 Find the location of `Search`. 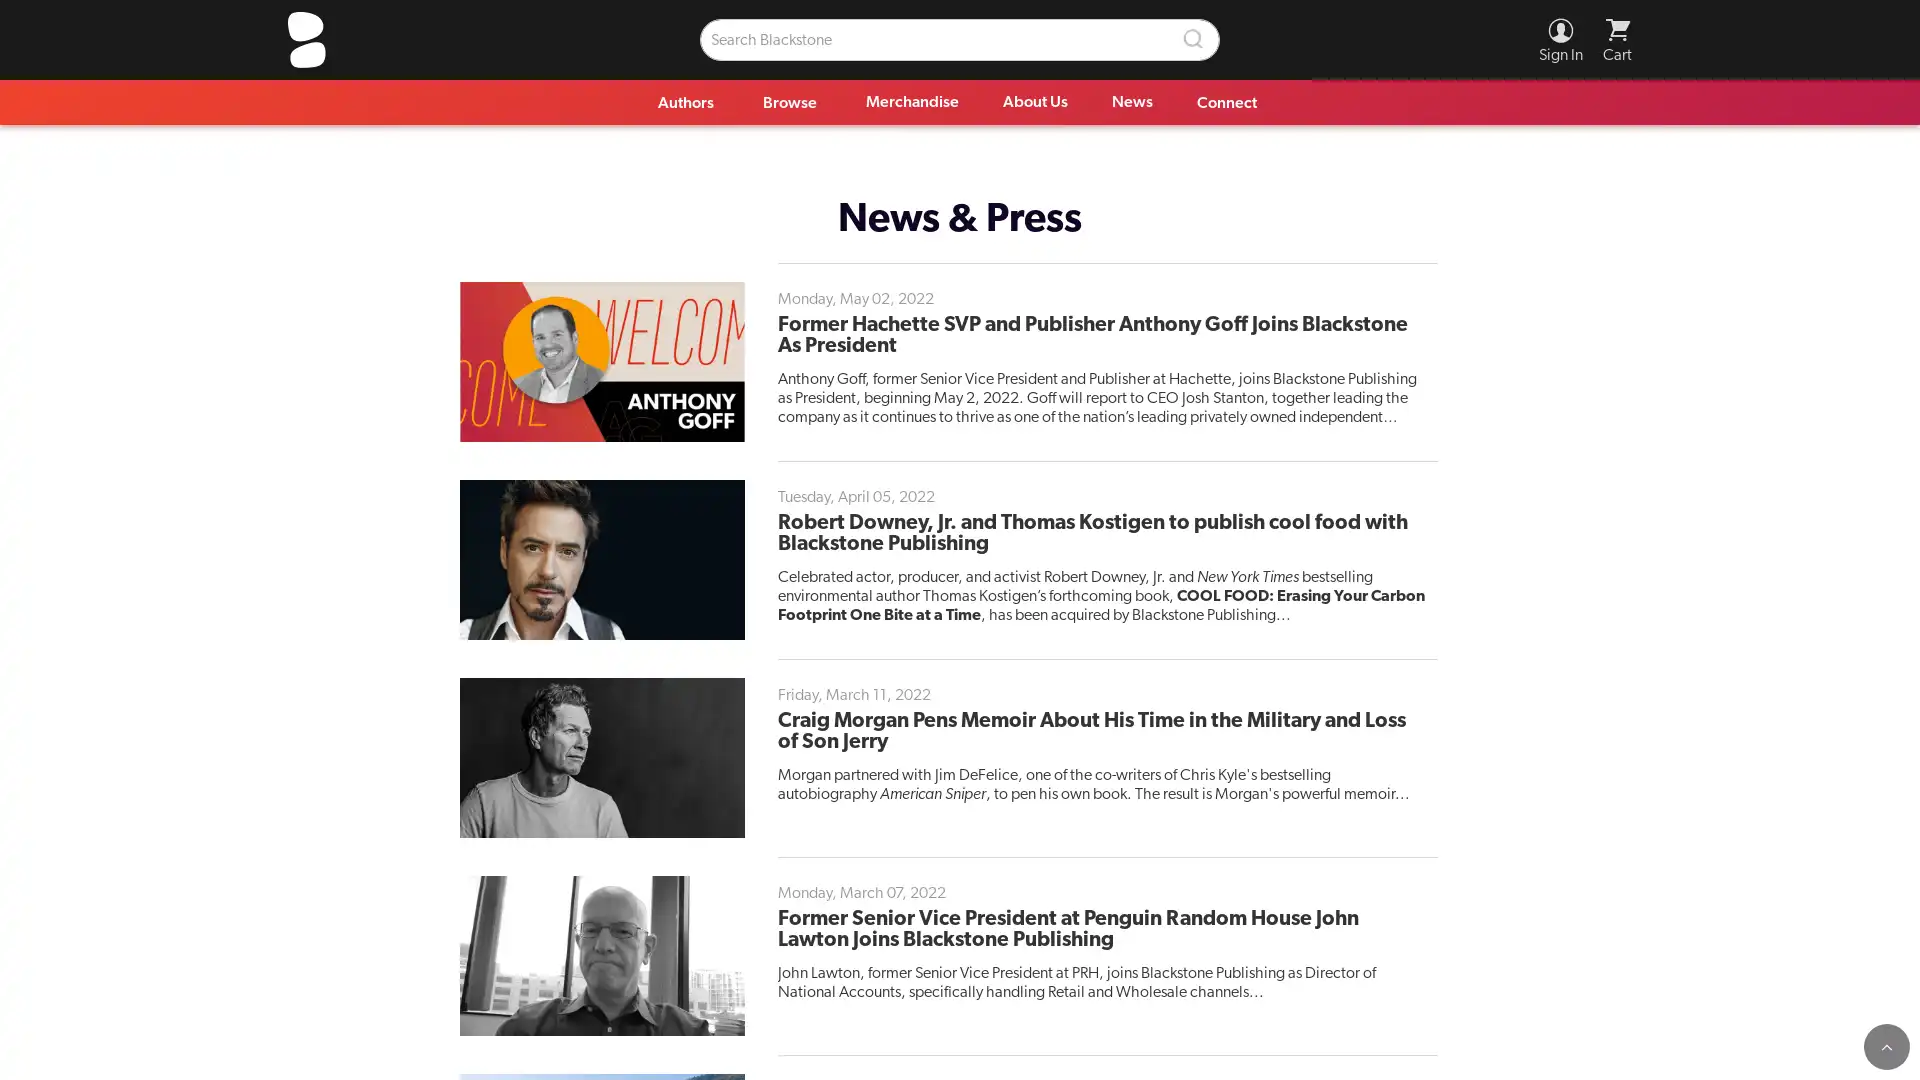

Search is located at coordinates (1194, 39).